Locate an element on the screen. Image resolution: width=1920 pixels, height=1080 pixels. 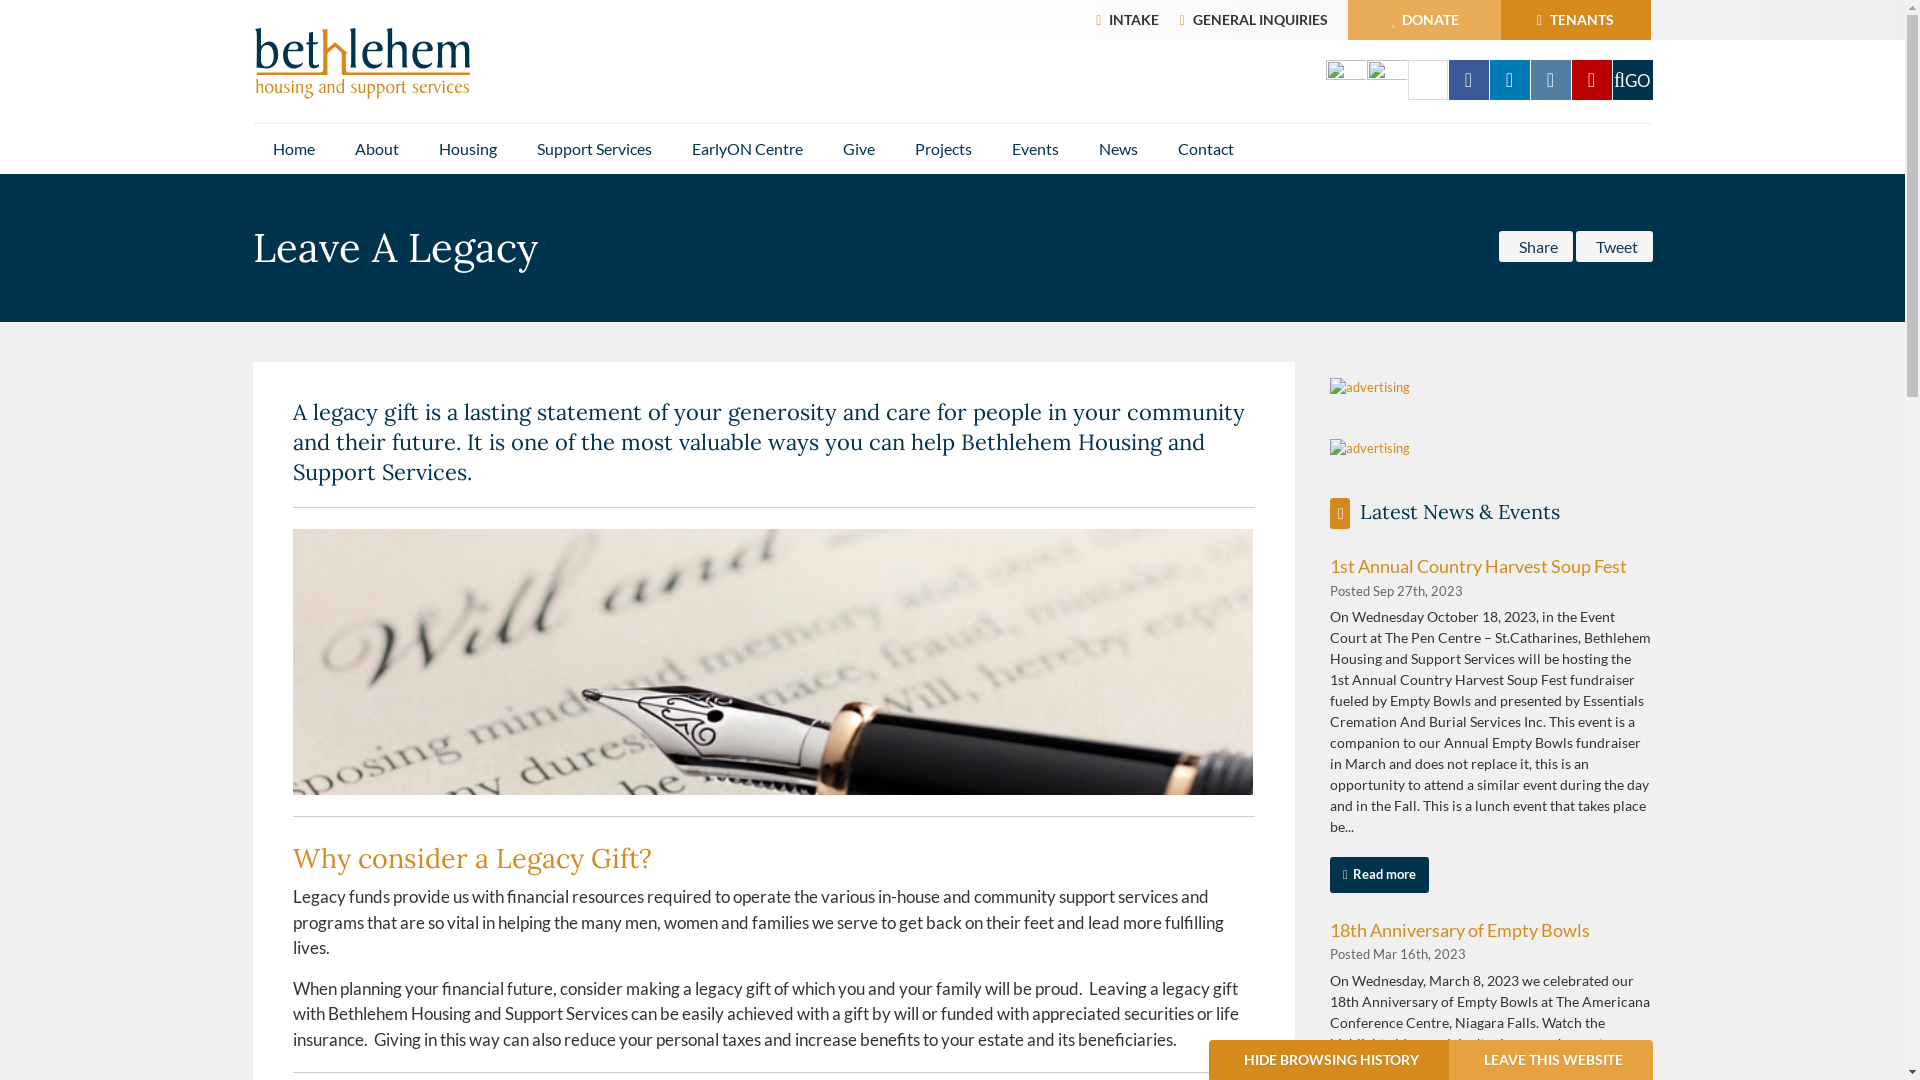
'Share' is located at coordinates (1497, 245).